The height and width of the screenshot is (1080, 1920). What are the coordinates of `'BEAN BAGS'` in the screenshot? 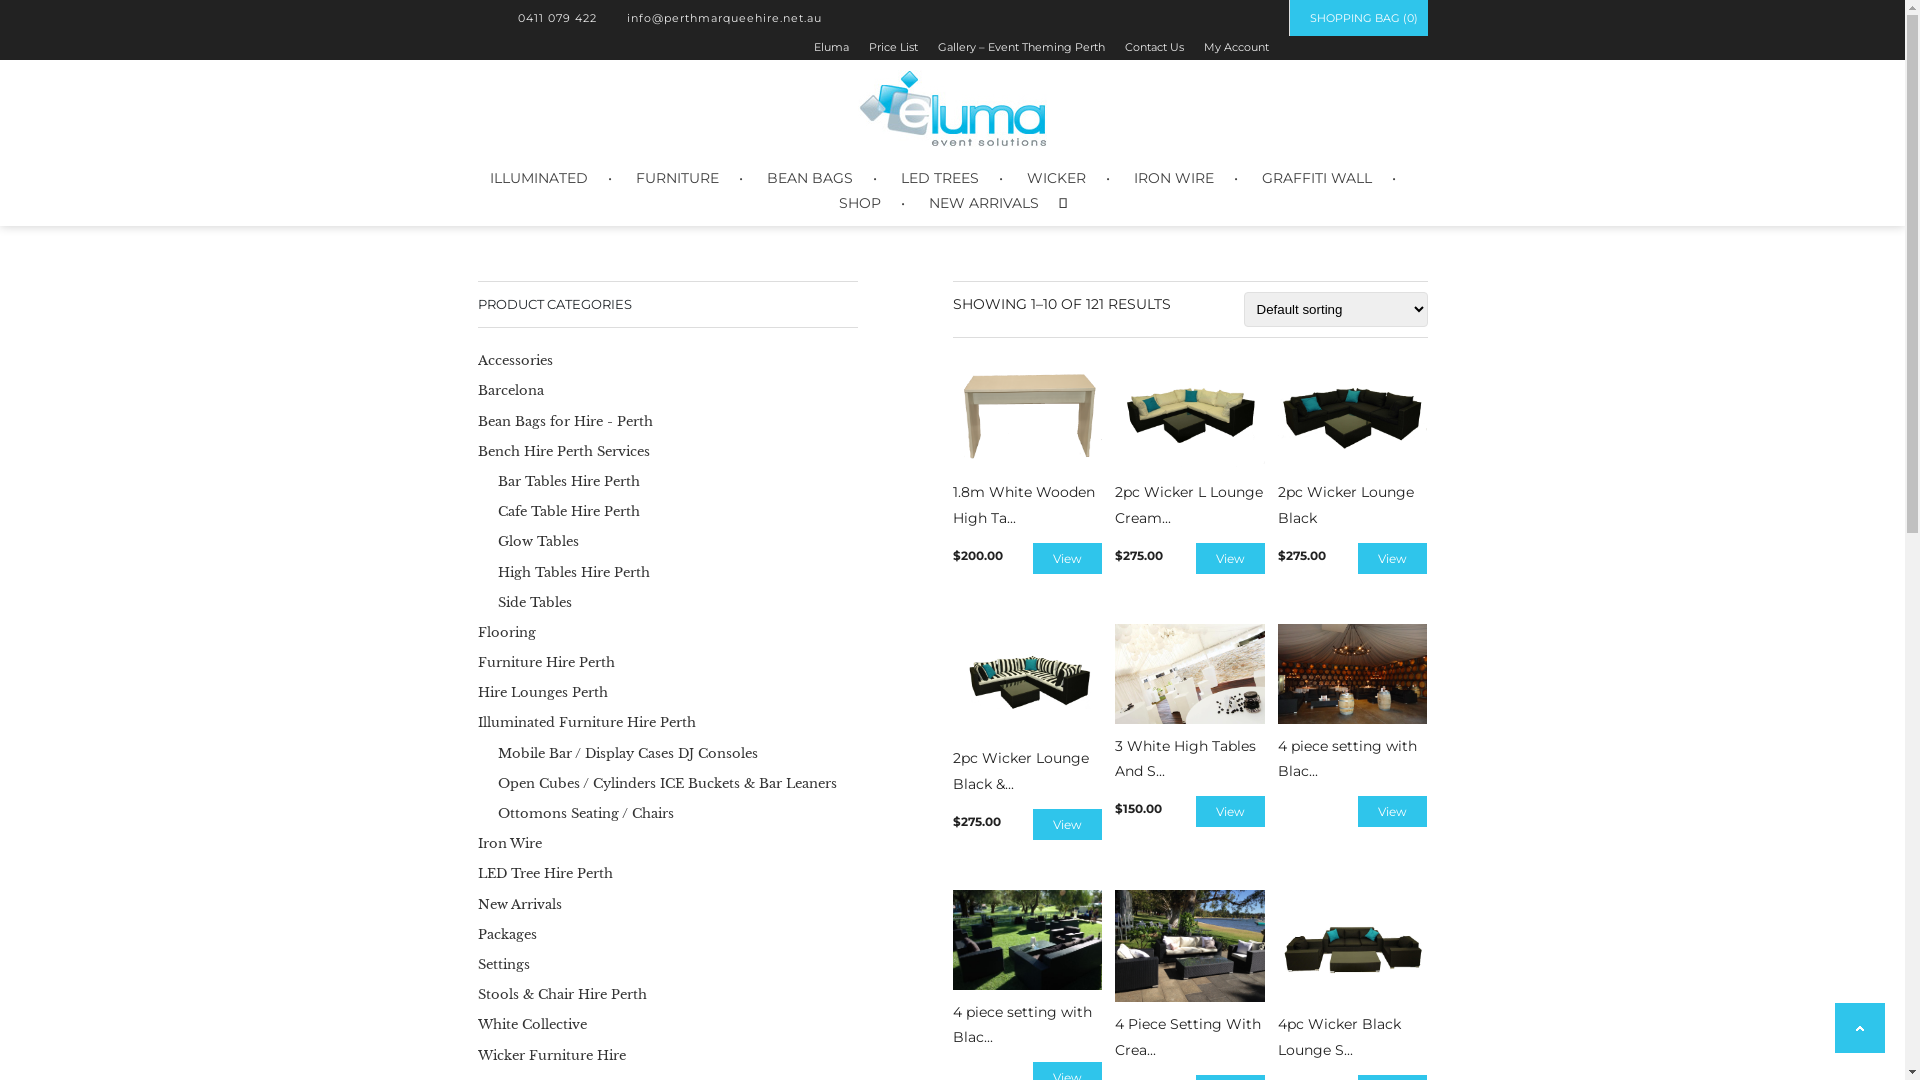 It's located at (809, 177).